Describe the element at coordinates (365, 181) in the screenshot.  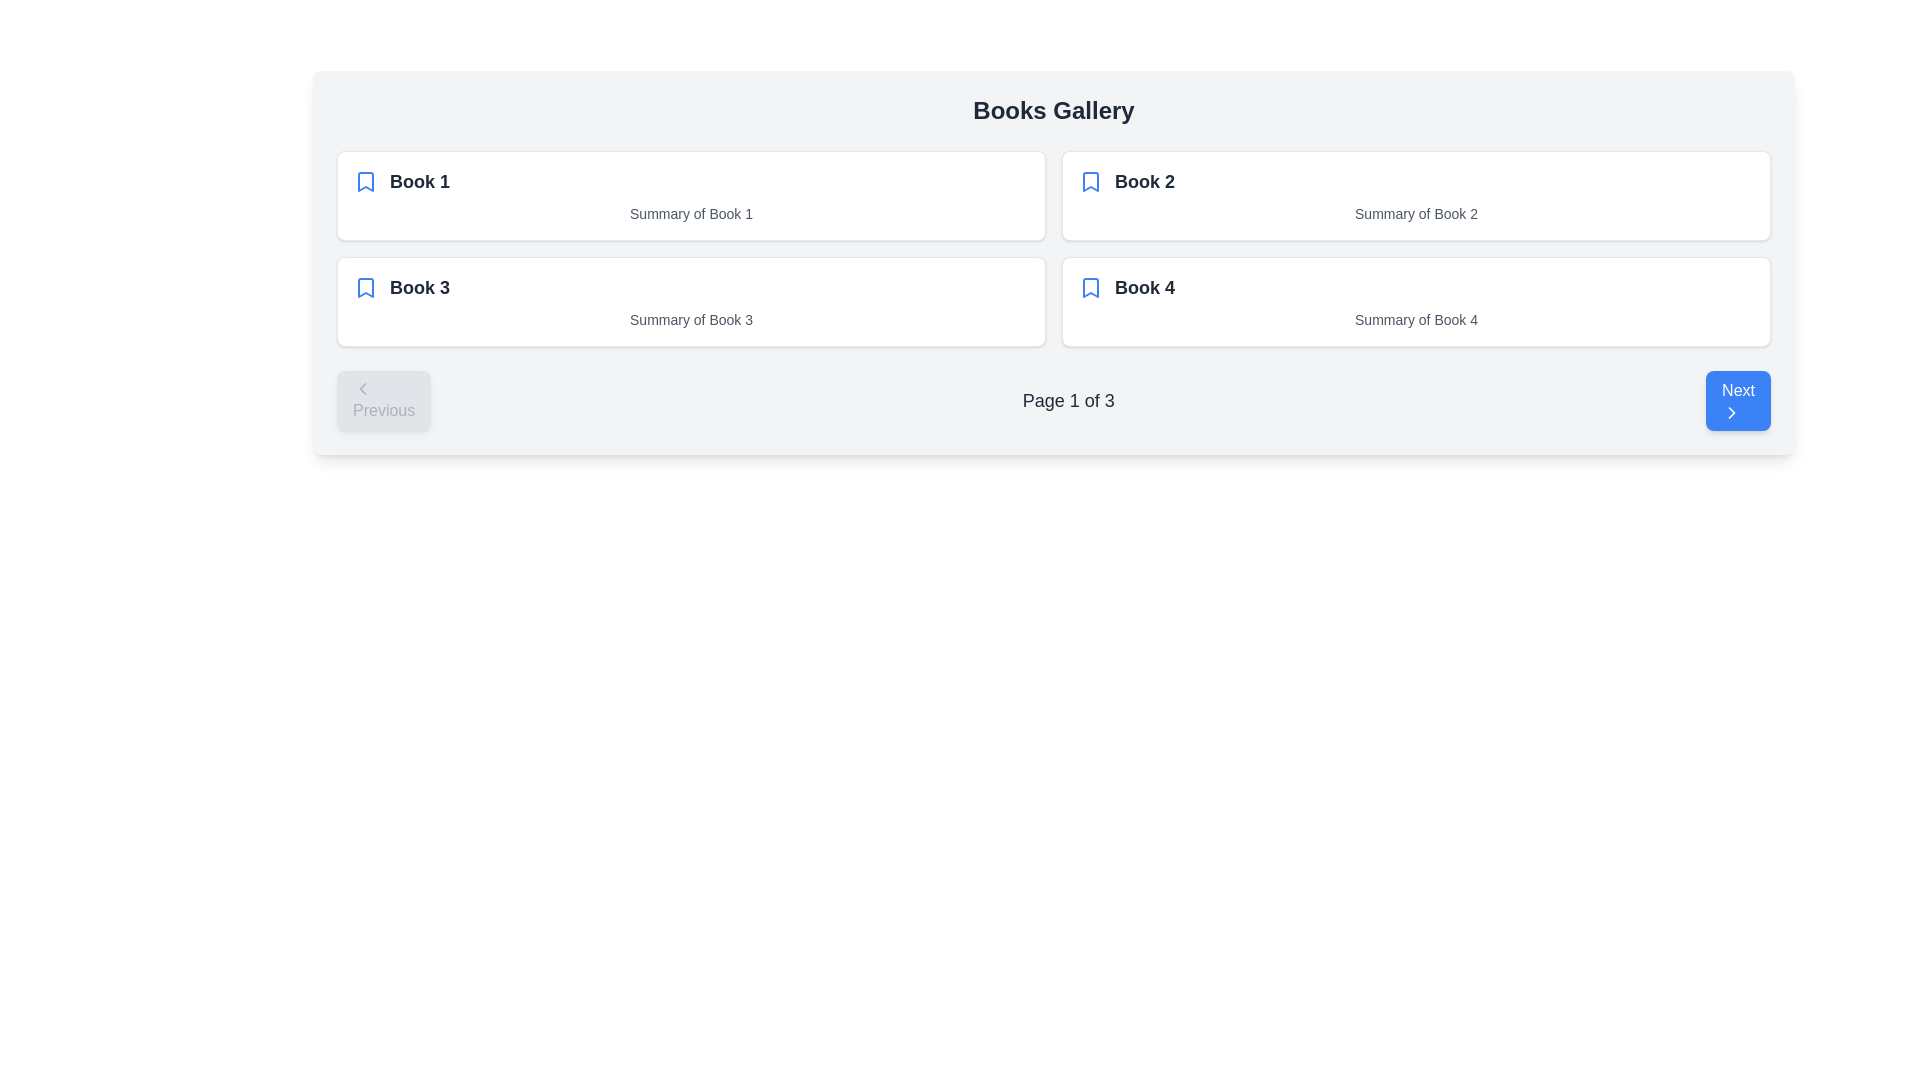
I see `the bookmark icon representing 'Book 1' in the 'Books Gallery'` at that location.